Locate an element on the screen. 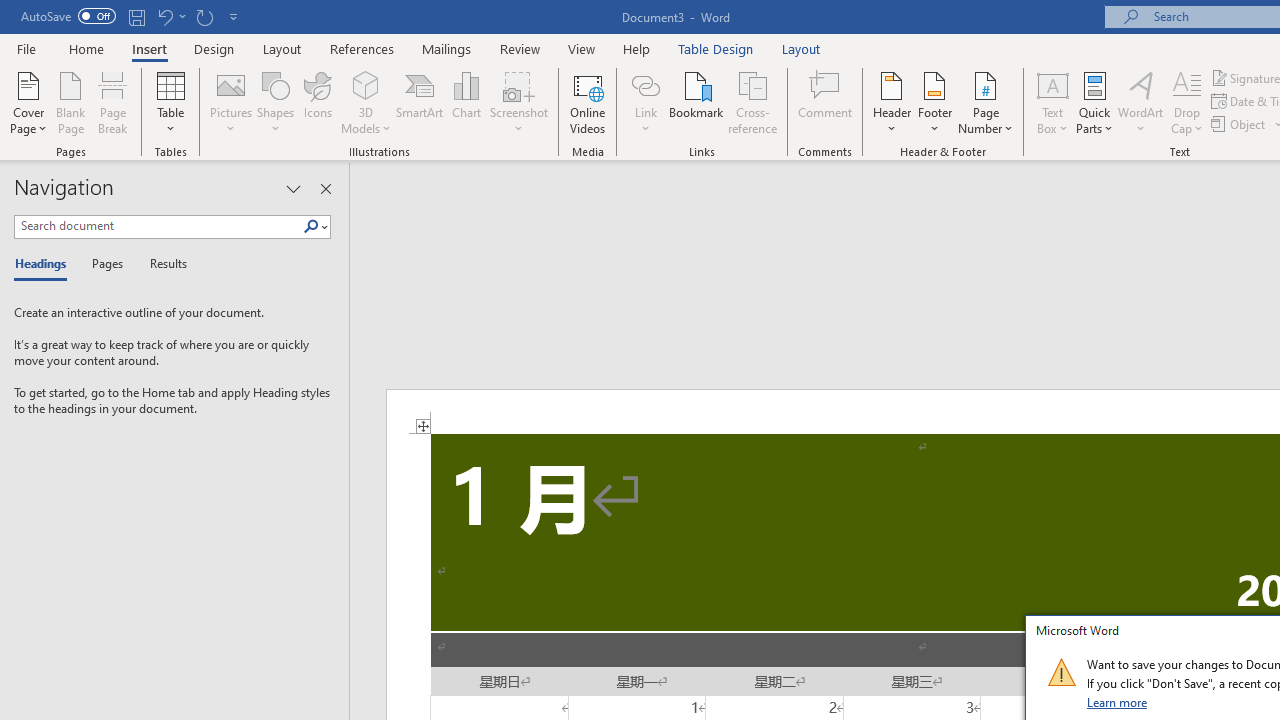  'Layout' is located at coordinates (801, 48).